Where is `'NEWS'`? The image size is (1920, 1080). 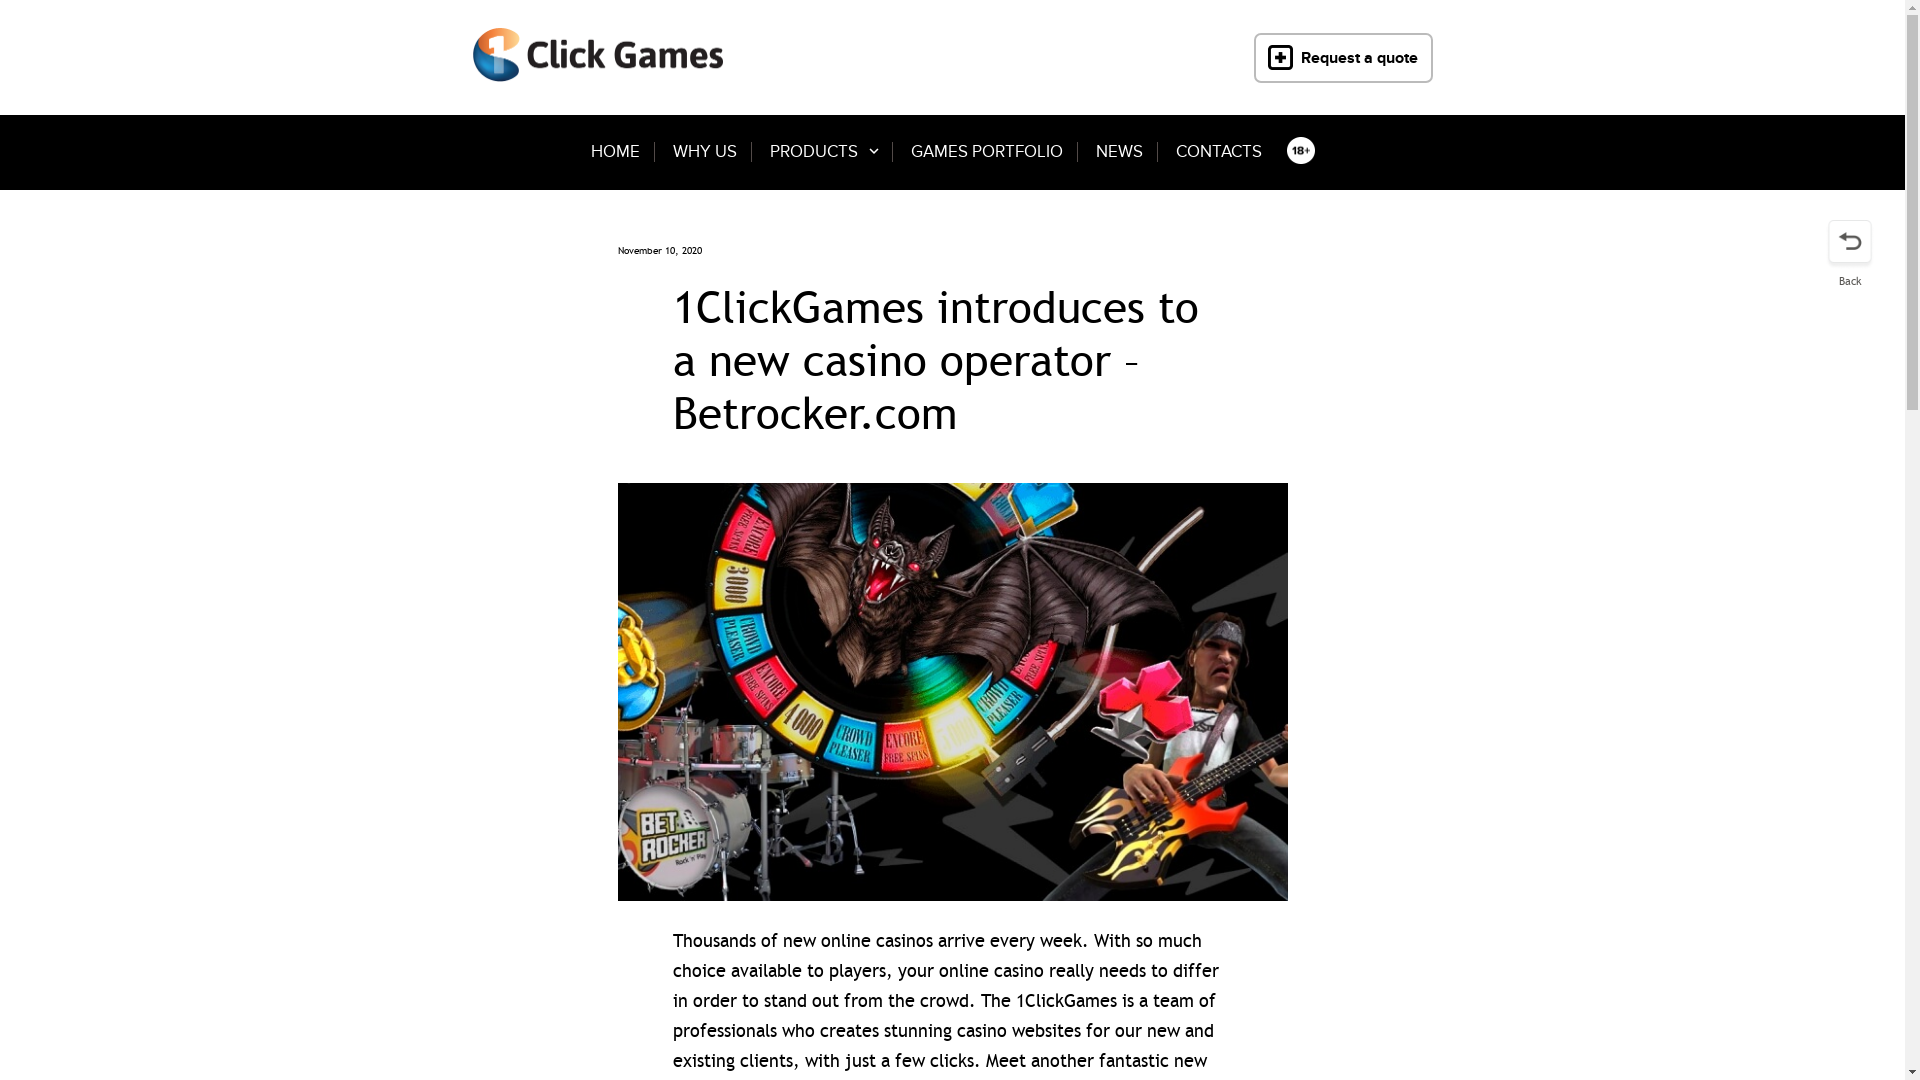 'NEWS' is located at coordinates (1118, 151).